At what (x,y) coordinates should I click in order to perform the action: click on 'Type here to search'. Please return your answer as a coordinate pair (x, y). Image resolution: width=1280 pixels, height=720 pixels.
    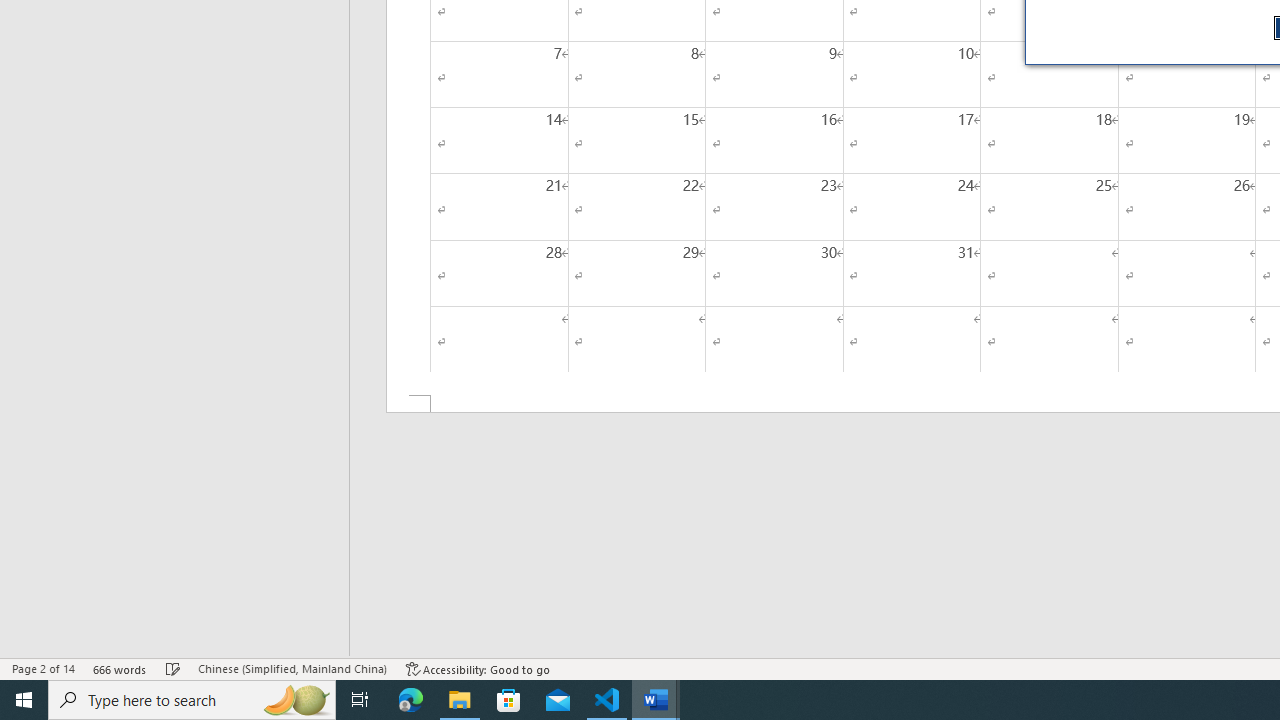
    Looking at the image, I should click on (192, 698).